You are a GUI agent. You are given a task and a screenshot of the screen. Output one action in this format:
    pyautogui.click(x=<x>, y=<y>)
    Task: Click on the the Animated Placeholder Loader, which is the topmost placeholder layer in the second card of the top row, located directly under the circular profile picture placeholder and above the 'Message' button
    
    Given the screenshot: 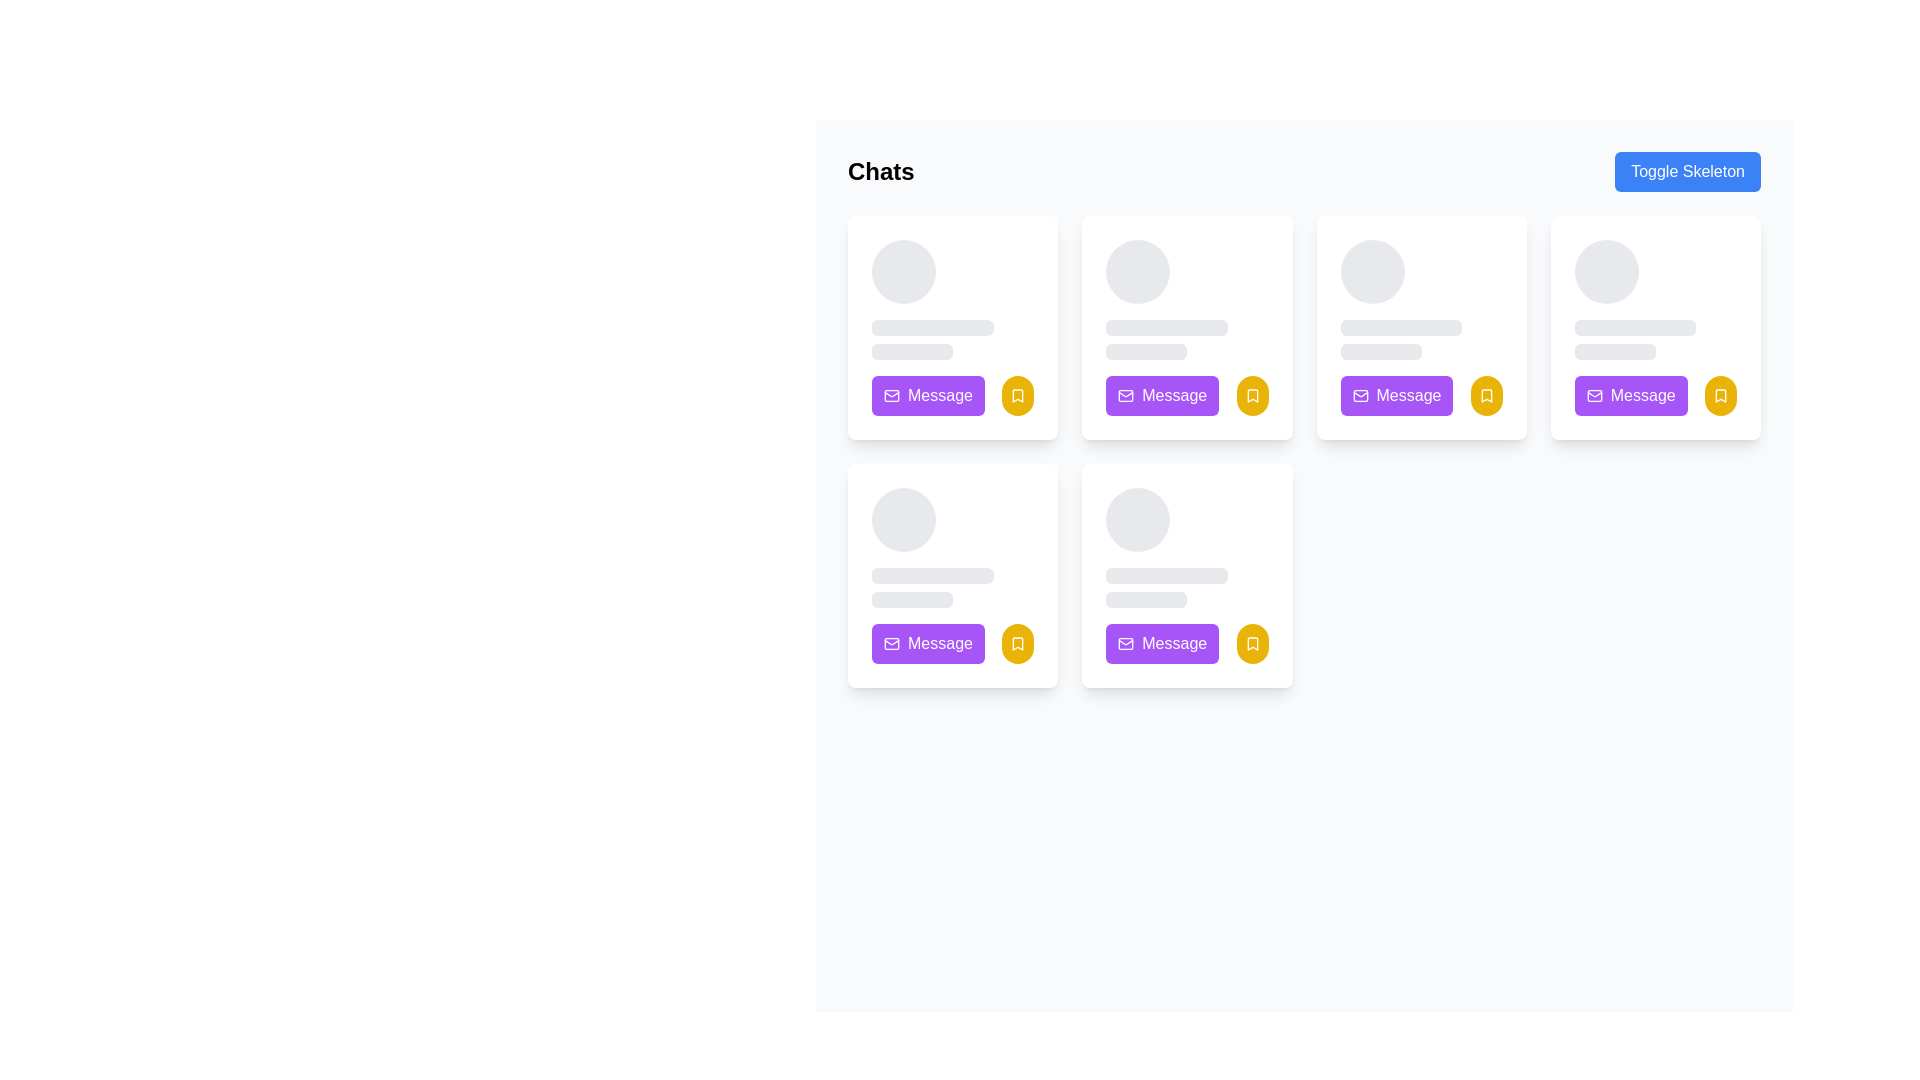 What is the action you would take?
    pyautogui.click(x=1187, y=300)
    